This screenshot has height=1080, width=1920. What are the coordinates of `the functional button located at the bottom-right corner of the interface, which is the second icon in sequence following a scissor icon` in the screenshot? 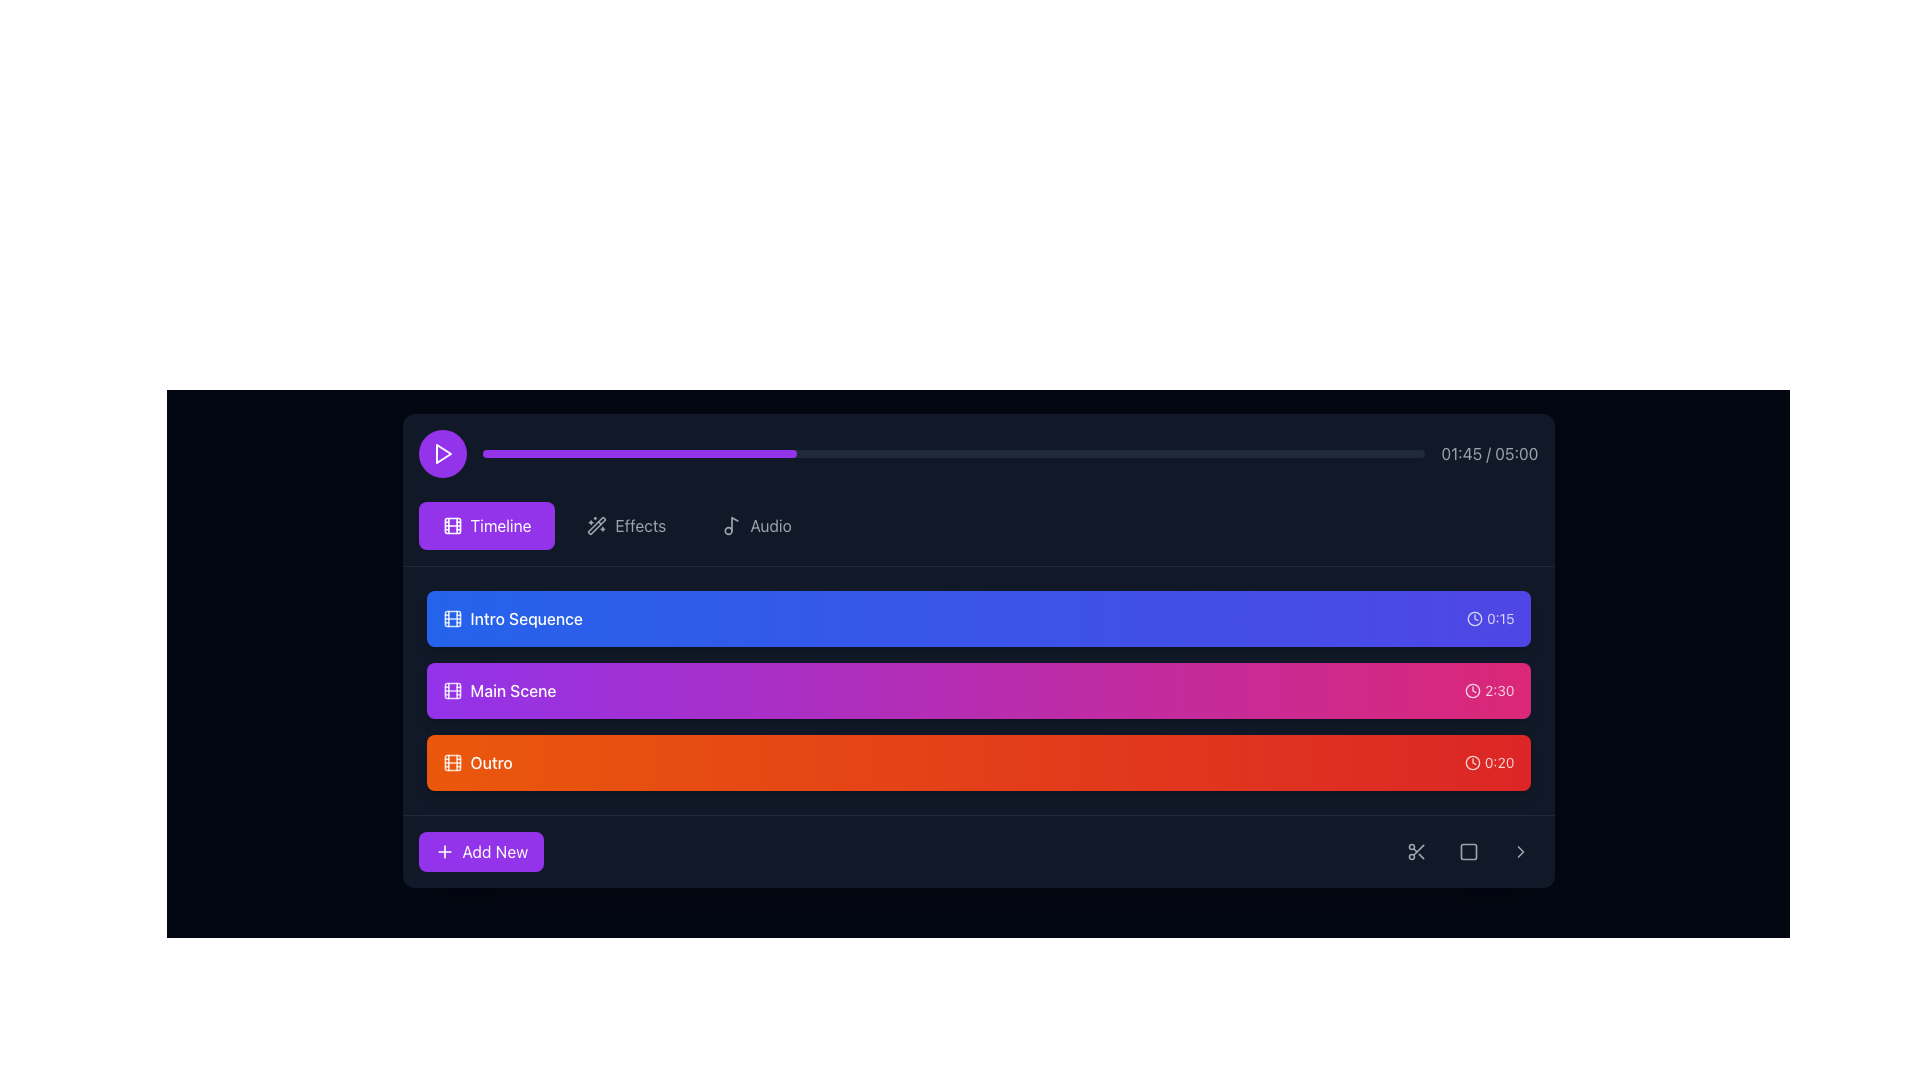 It's located at (1468, 852).